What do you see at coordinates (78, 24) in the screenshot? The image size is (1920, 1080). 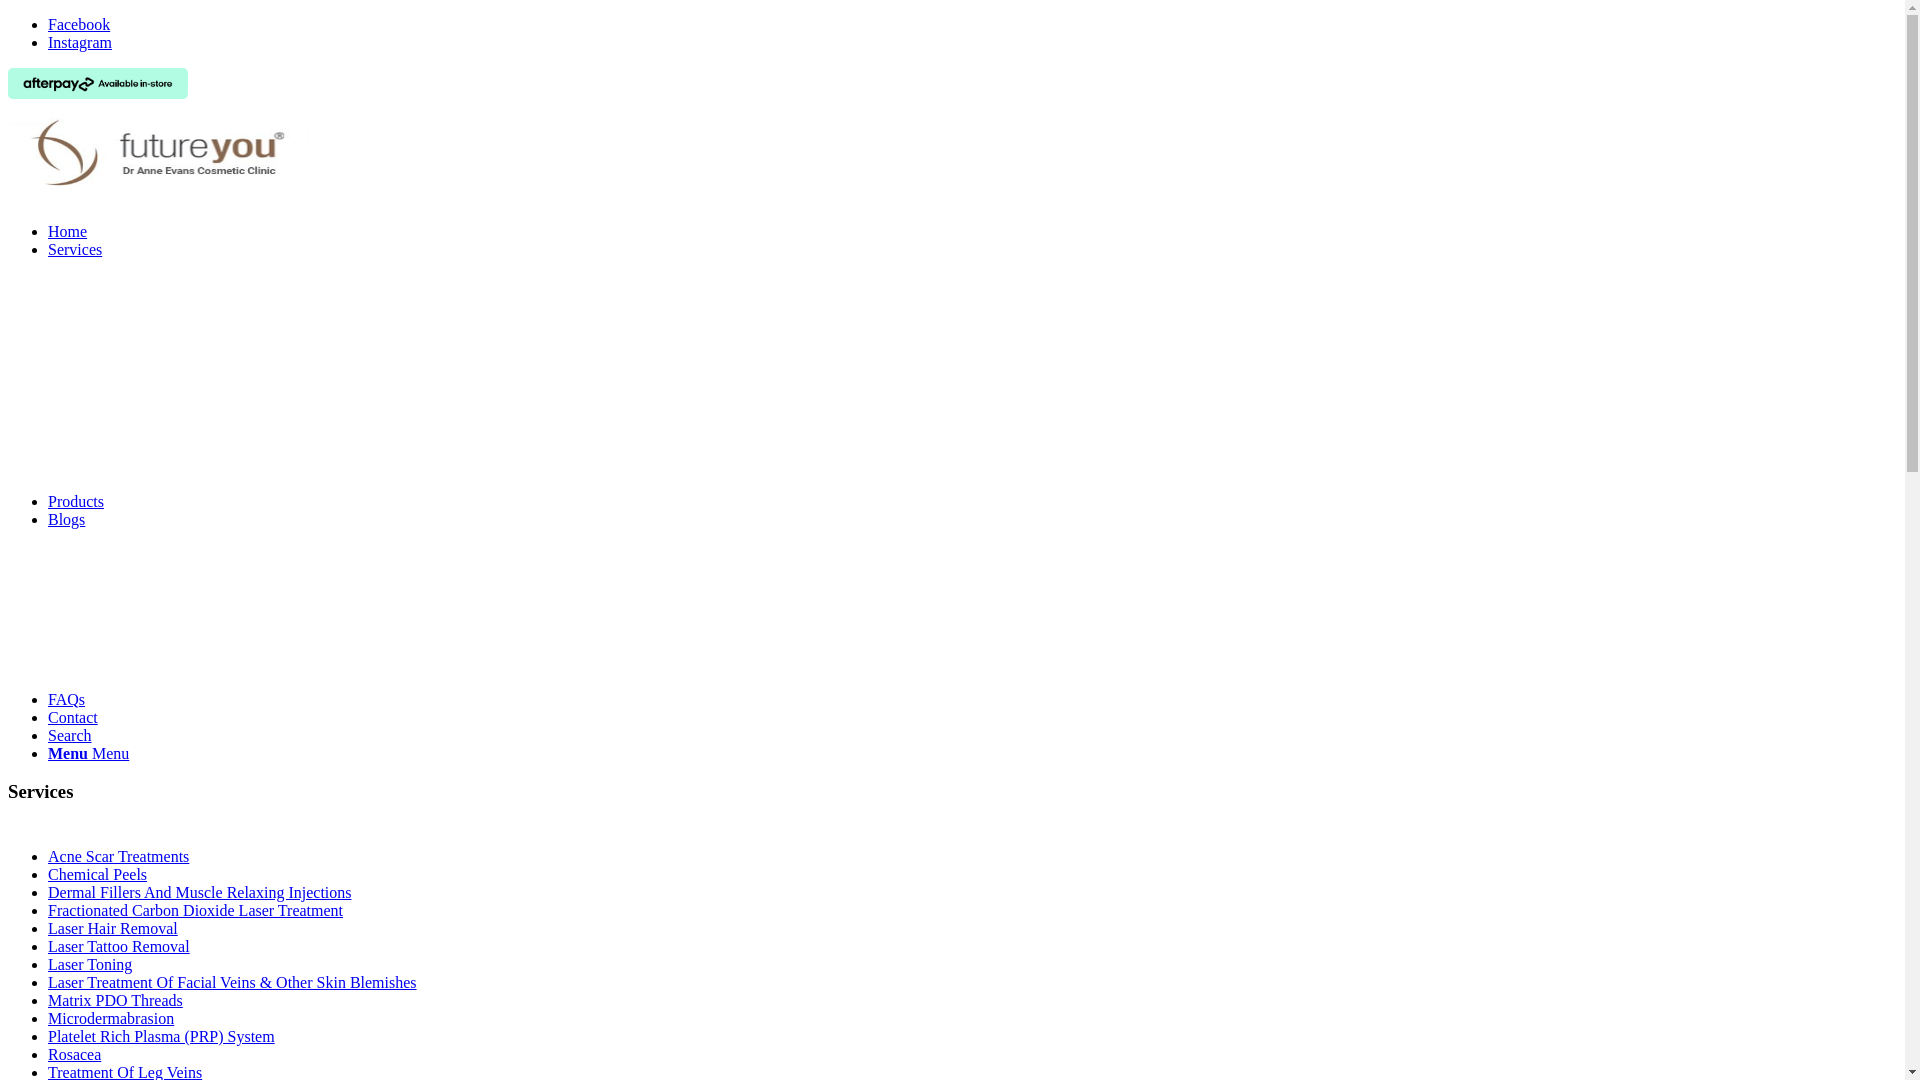 I see `'Facebook'` at bounding box center [78, 24].